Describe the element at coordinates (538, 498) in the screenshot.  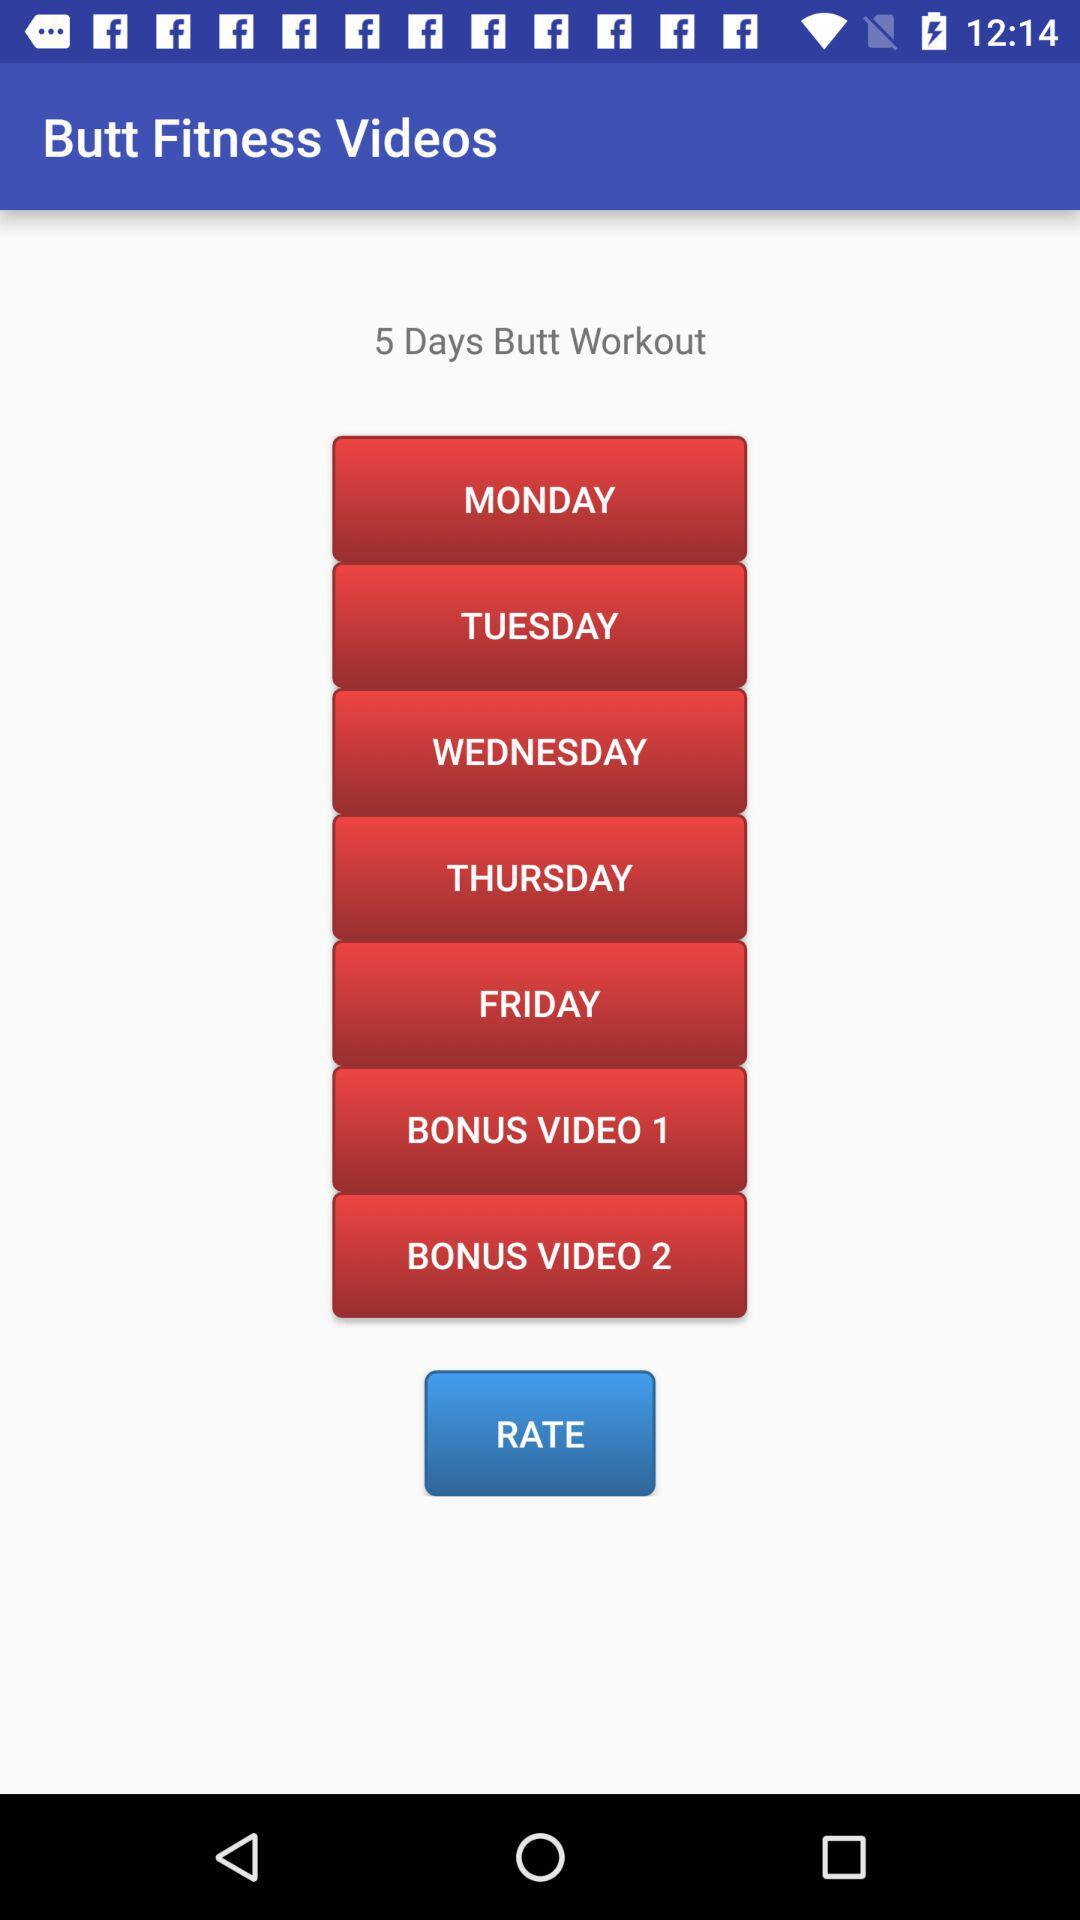
I see `the monday` at that location.